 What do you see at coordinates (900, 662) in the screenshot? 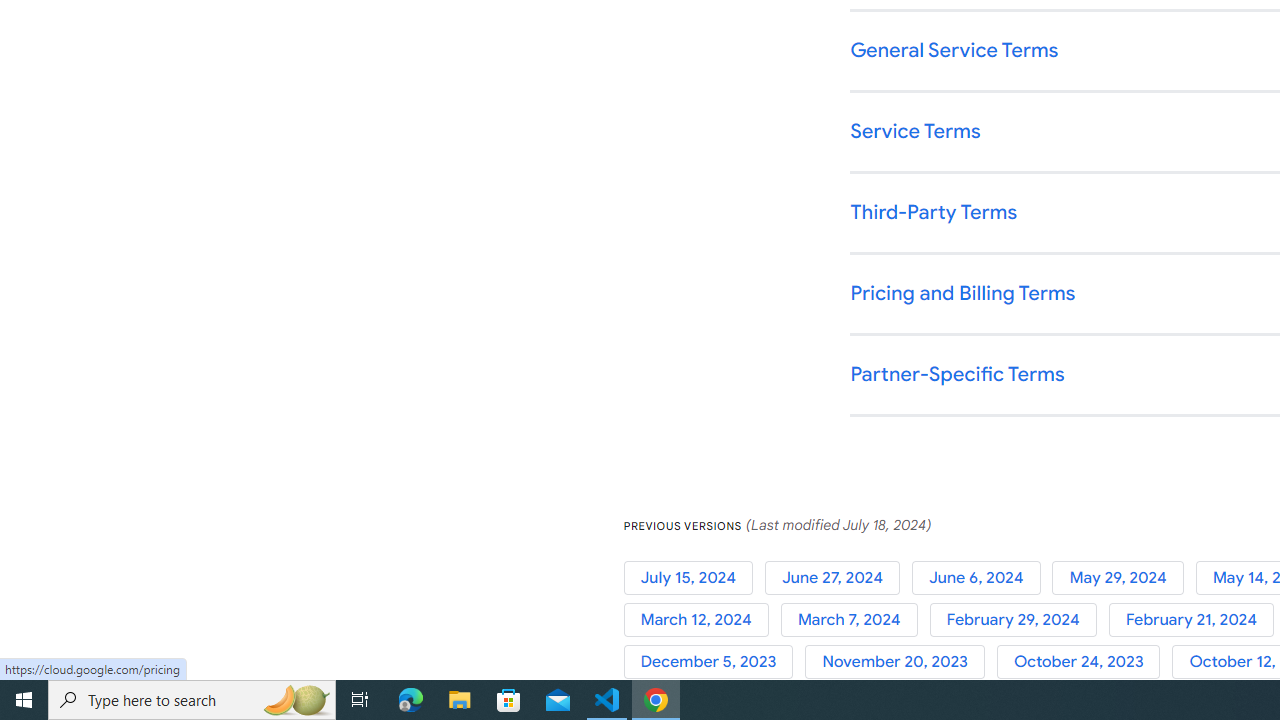
I see `'November 20, 2023'` at bounding box center [900, 662].